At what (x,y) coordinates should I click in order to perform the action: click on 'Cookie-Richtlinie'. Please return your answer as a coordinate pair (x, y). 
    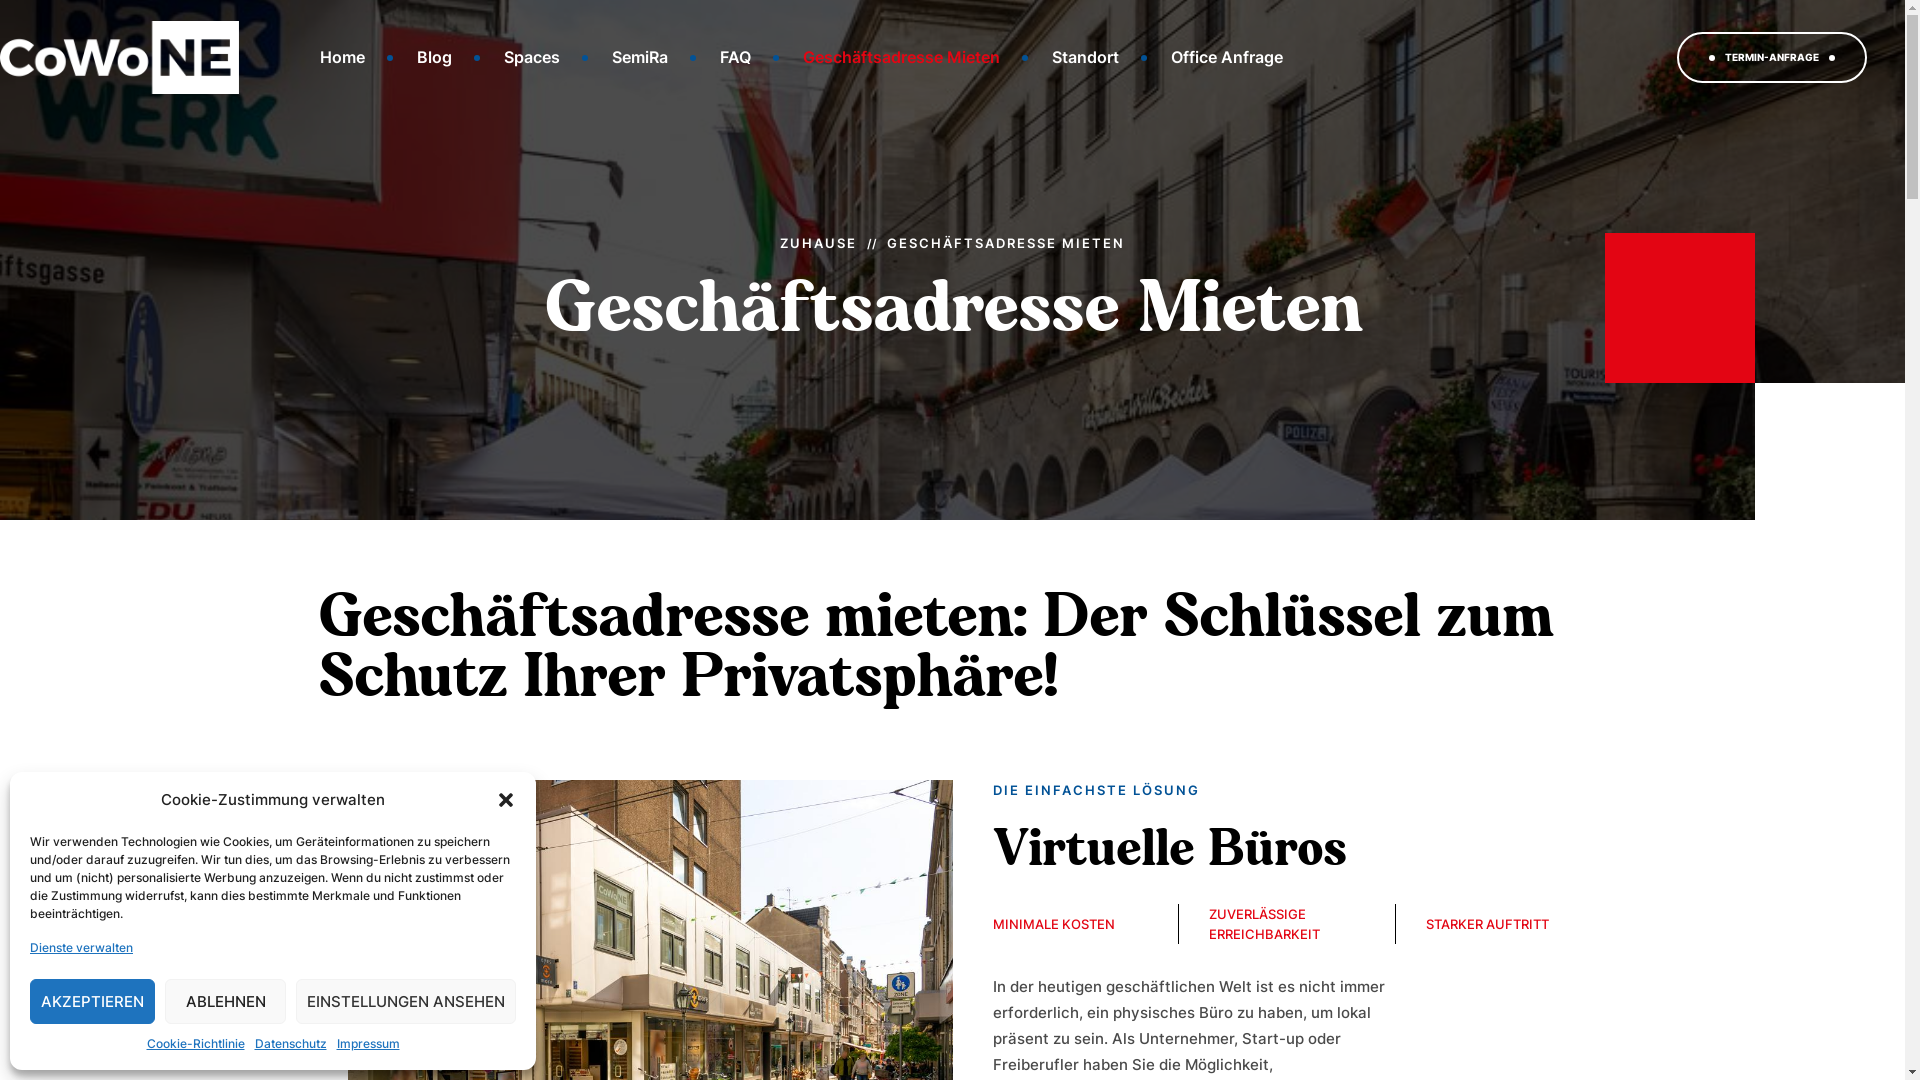
    Looking at the image, I should click on (195, 1043).